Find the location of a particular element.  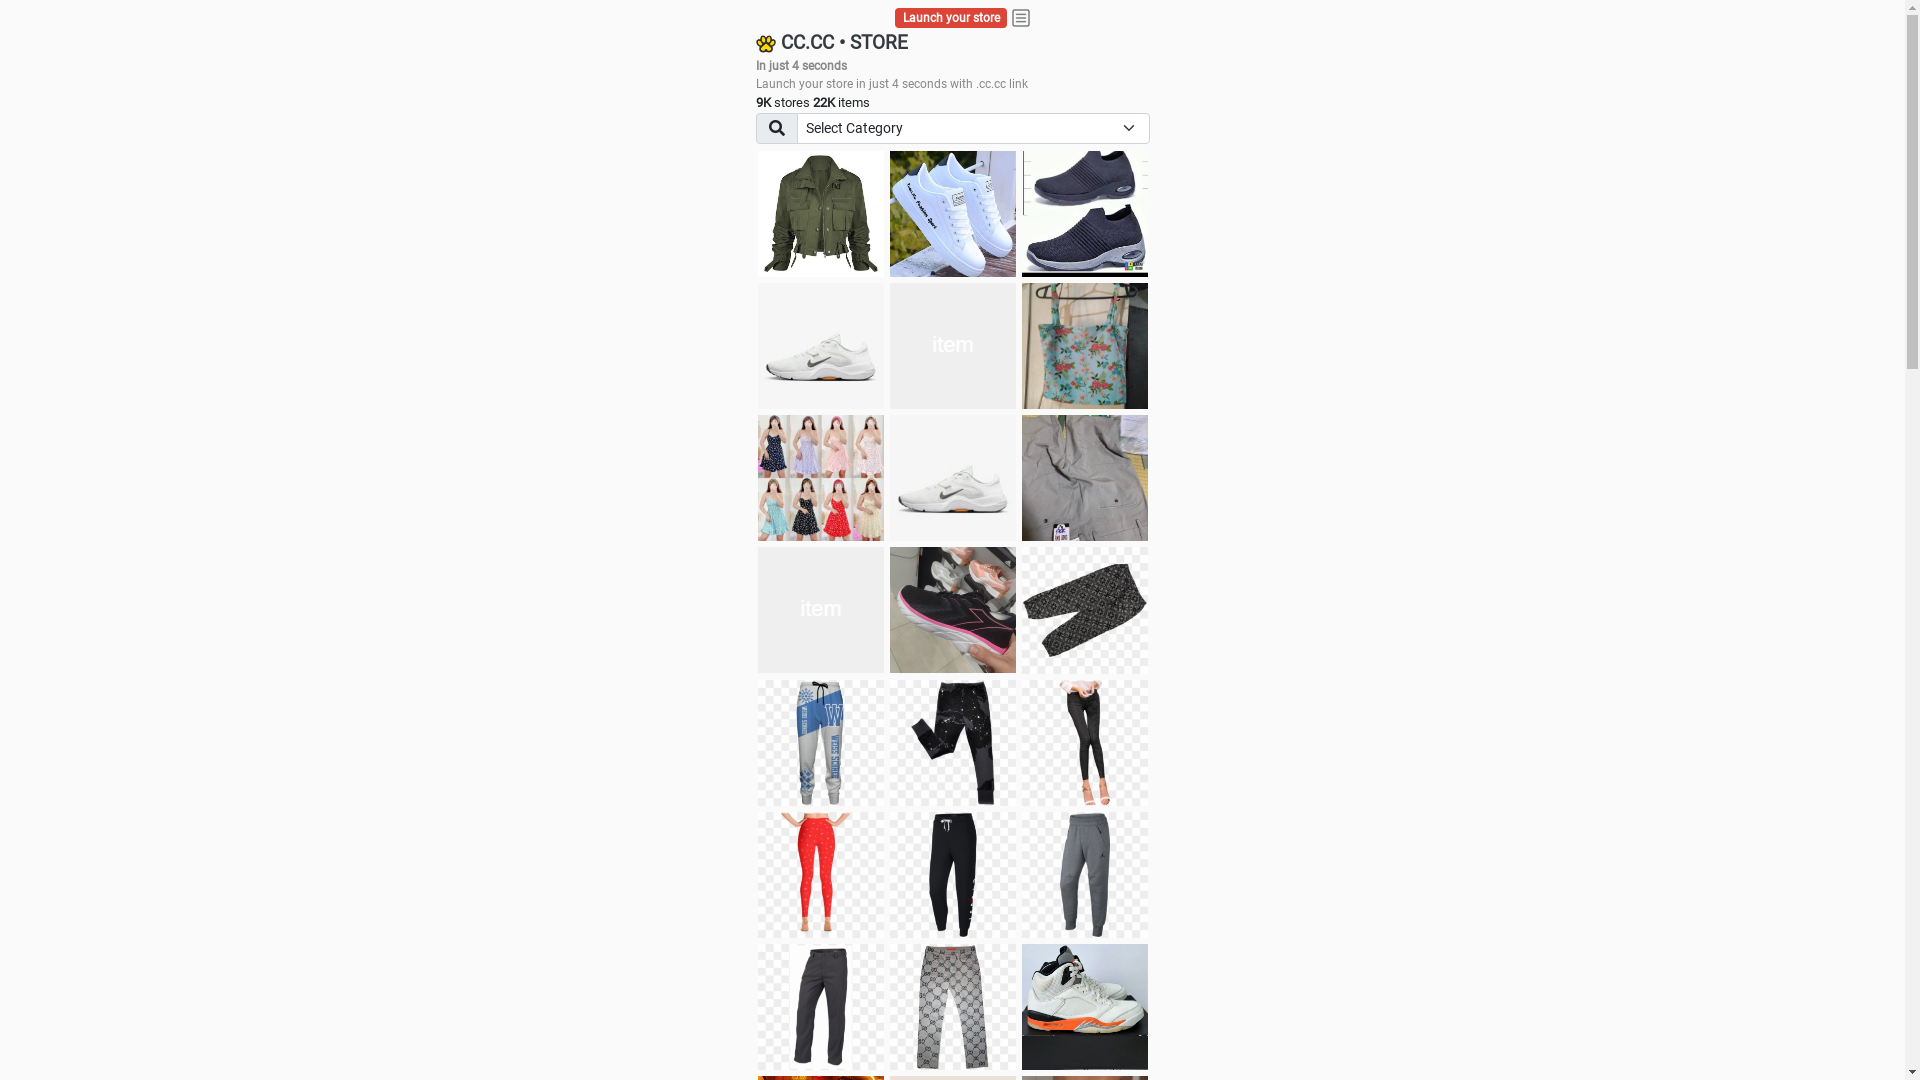

'Shoes' is located at coordinates (888, 478).